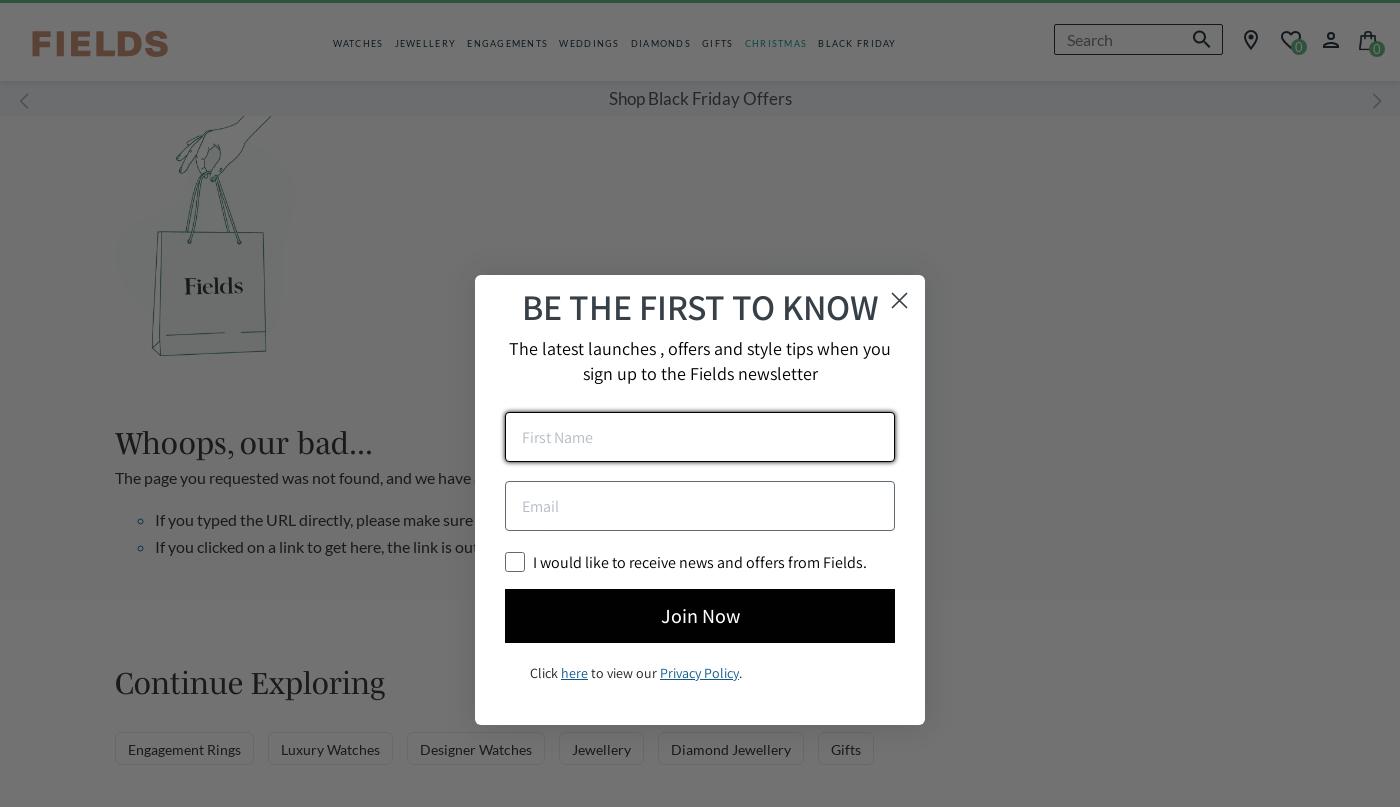 Image resolution: width=1400 pixels, height=807 pixels. Describe the element at coordinates (184, 747) in the screenshot. I see `'Engagement Rings'` at that location.